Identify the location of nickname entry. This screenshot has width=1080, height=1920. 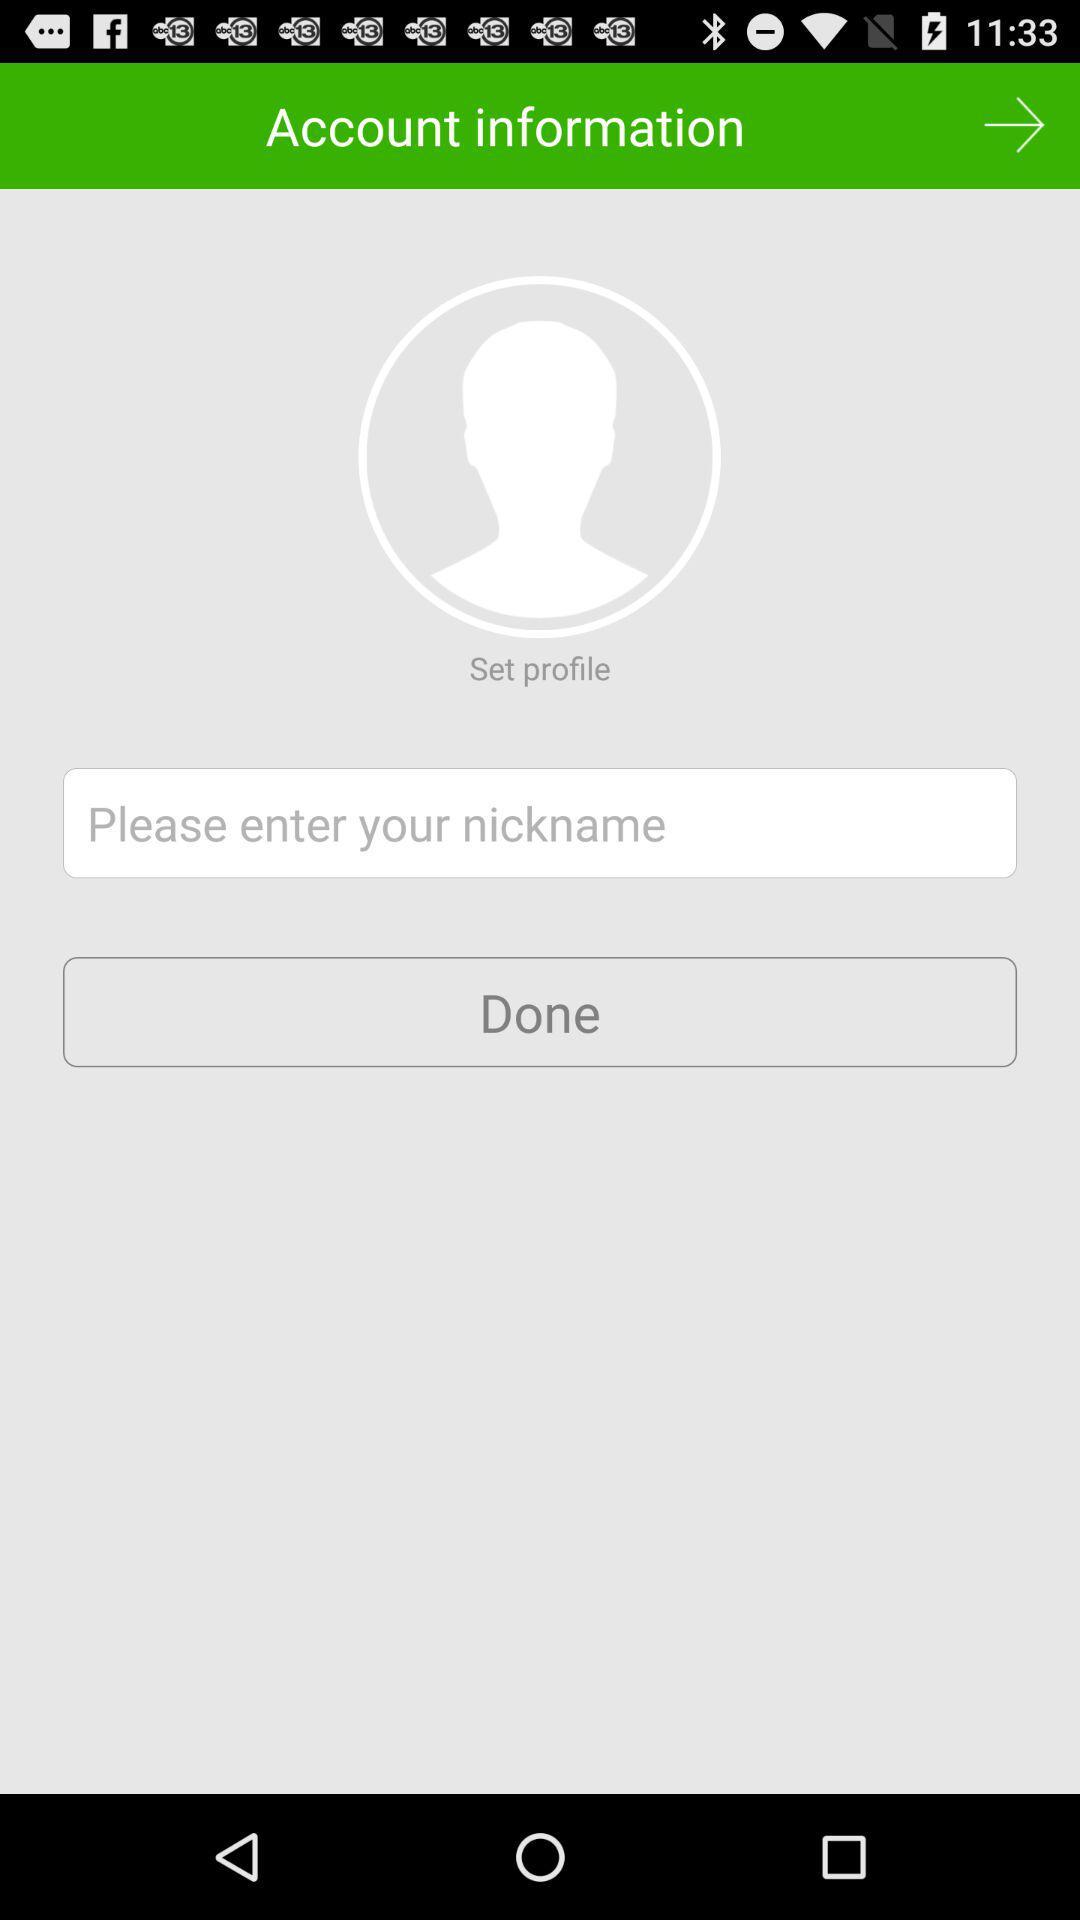
(540, 823).